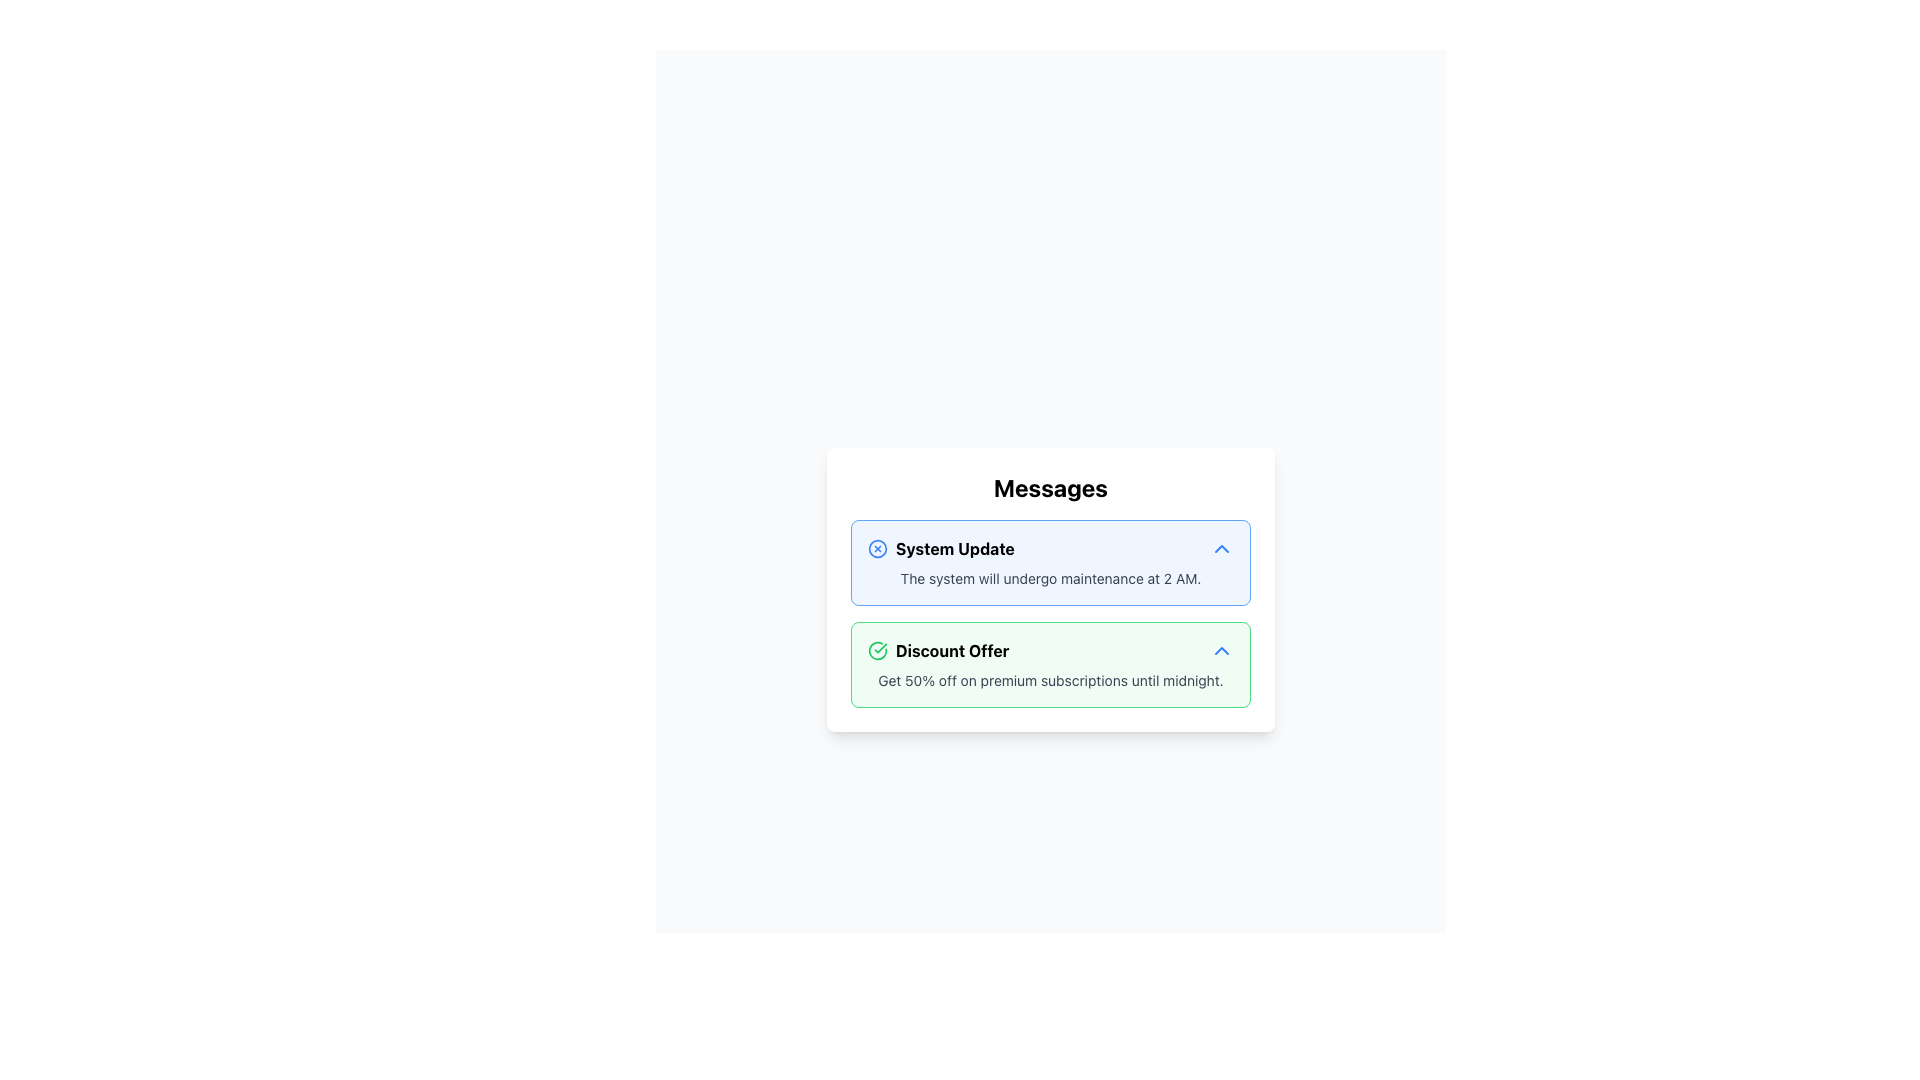  What do you see at coordinates (951, 651) in the screenshot?
I see `the Text label that serves as a title for an offer-related message, located beside a checkmark icon within a green rectangular box in the lower section of the 'Messages' list` at bounding box center [951, 651].